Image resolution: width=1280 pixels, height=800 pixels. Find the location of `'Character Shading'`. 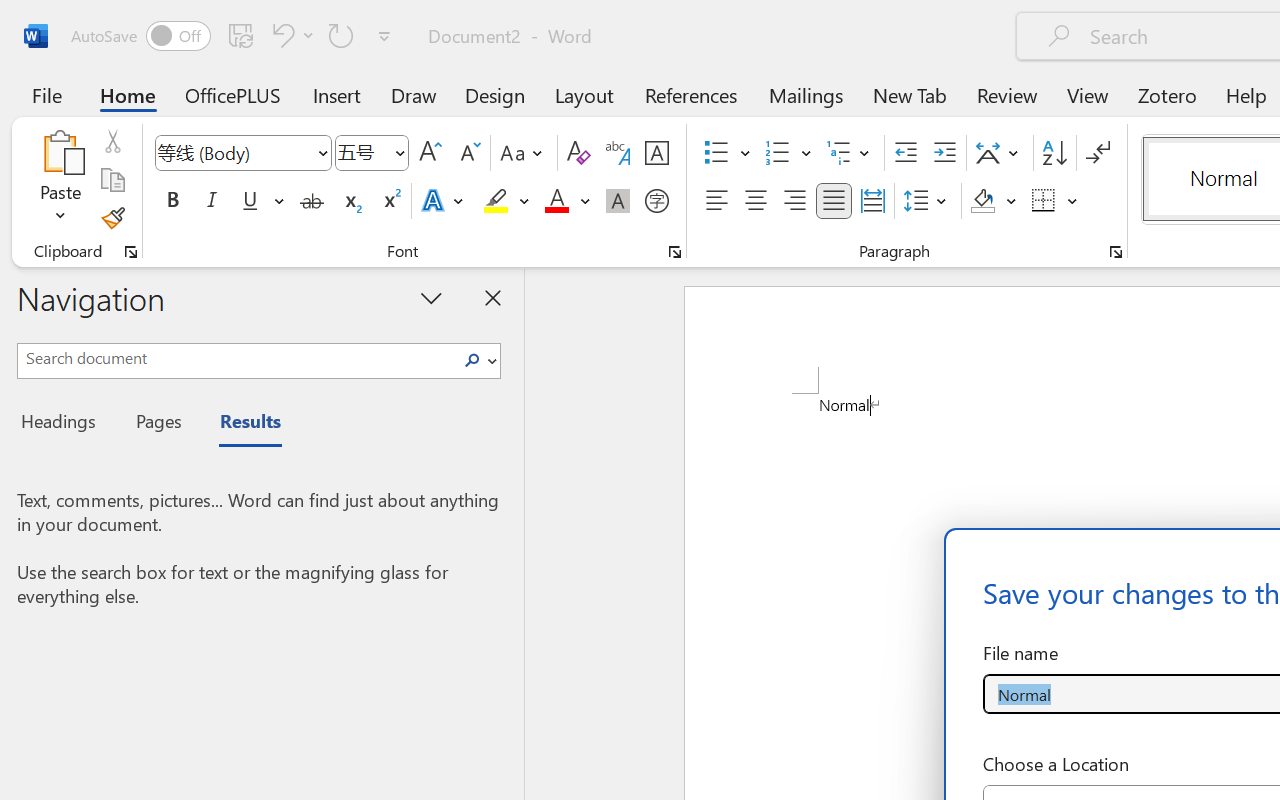

'Character Shading' is located at coordinates (617, 201).